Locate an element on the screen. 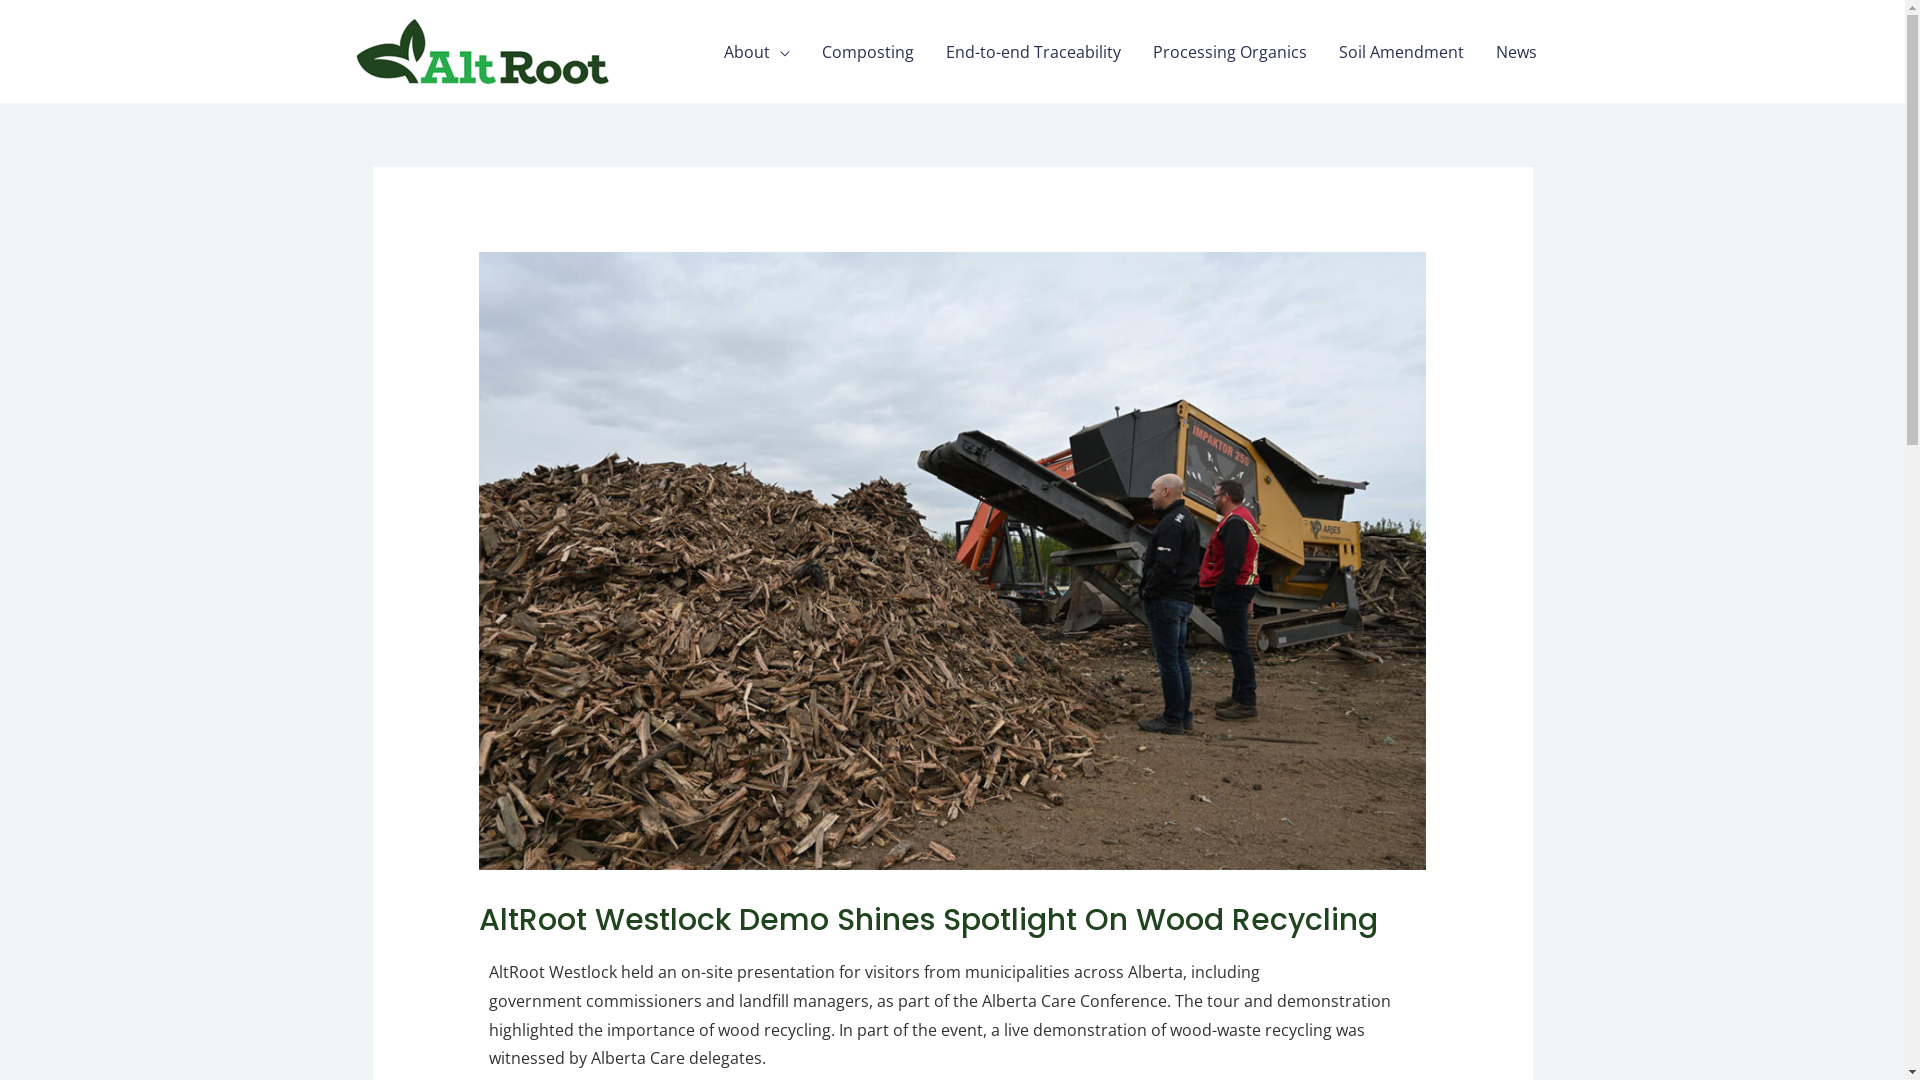  'Processing Organics' is located at coordinates (1227, 49).